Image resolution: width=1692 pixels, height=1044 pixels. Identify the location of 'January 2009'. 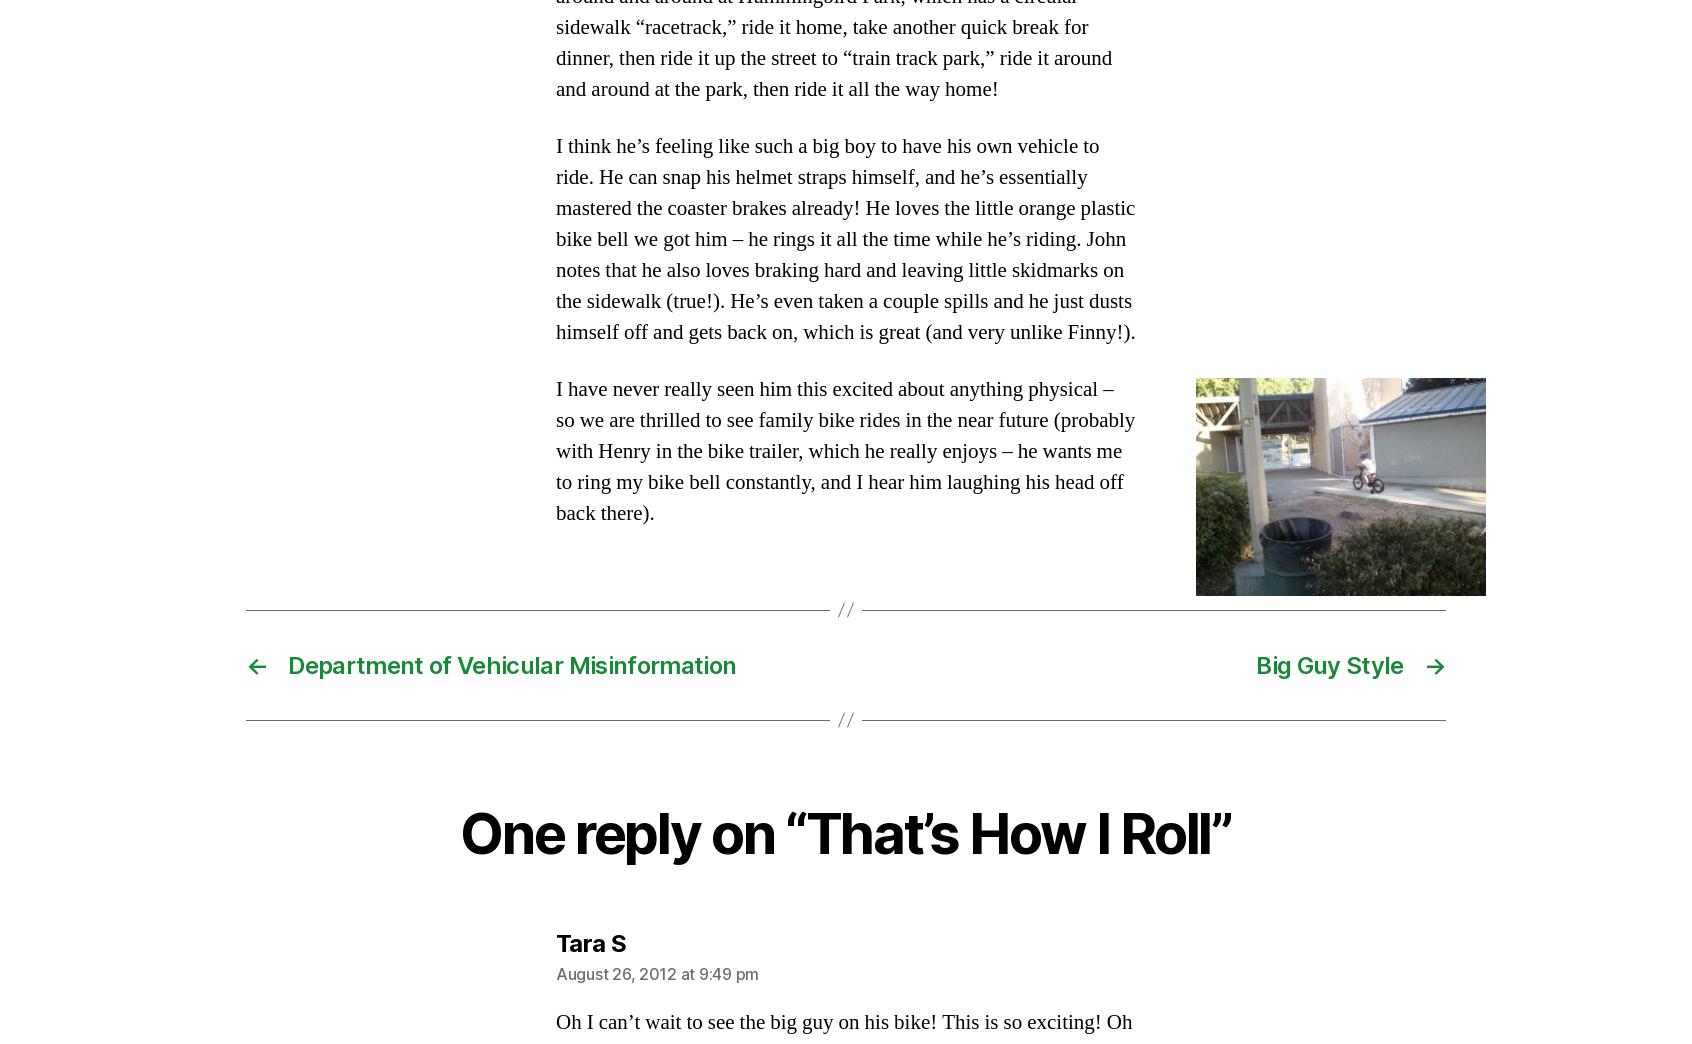
(314, 491).